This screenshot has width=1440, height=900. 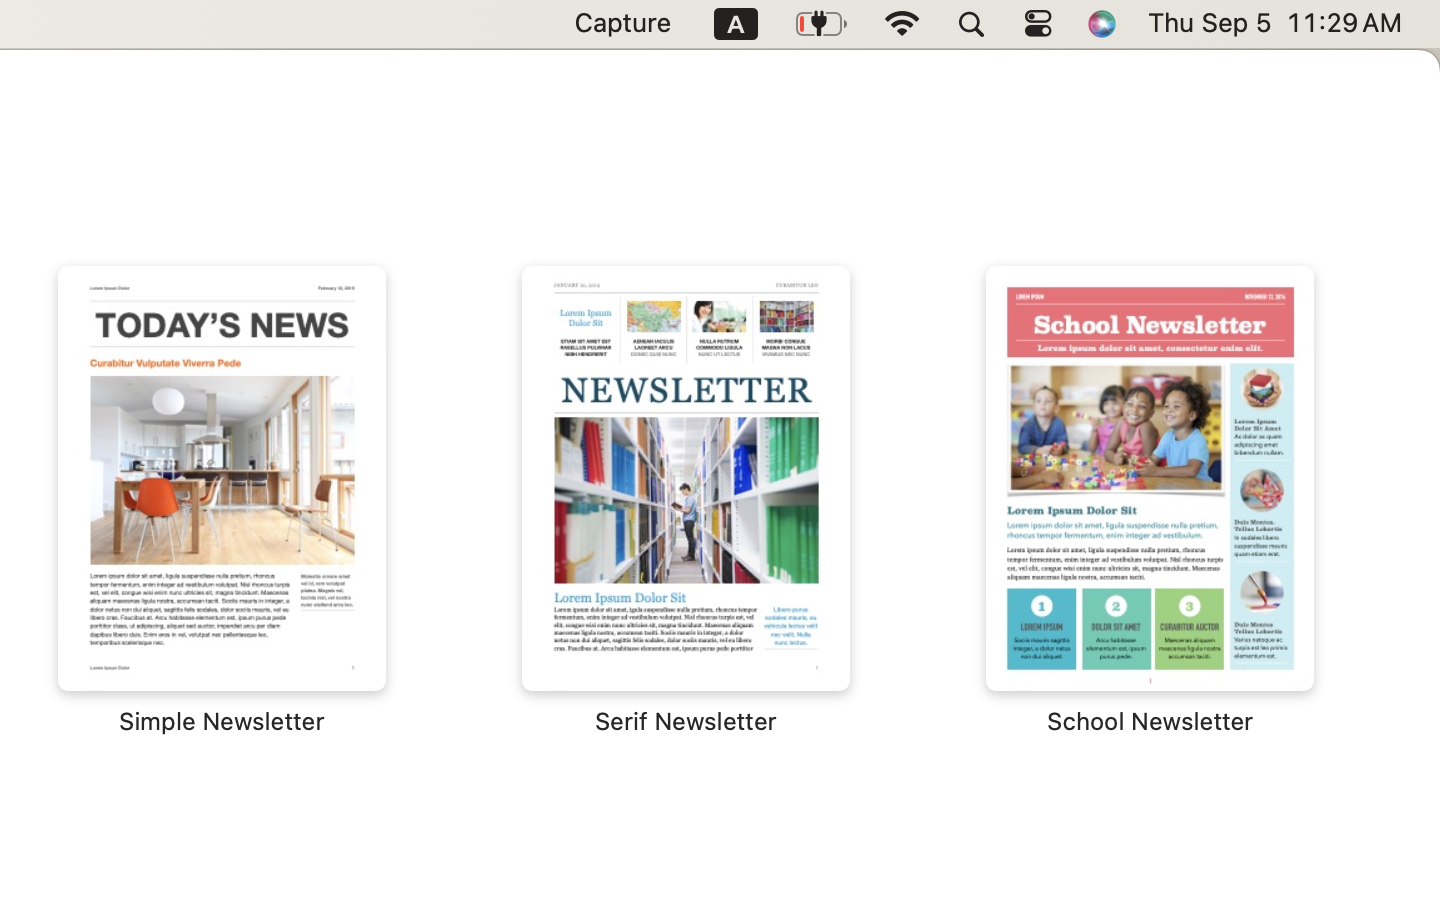 I want to click on '‎⁨School Newsletter⁩', so click(x=1149, y=500).